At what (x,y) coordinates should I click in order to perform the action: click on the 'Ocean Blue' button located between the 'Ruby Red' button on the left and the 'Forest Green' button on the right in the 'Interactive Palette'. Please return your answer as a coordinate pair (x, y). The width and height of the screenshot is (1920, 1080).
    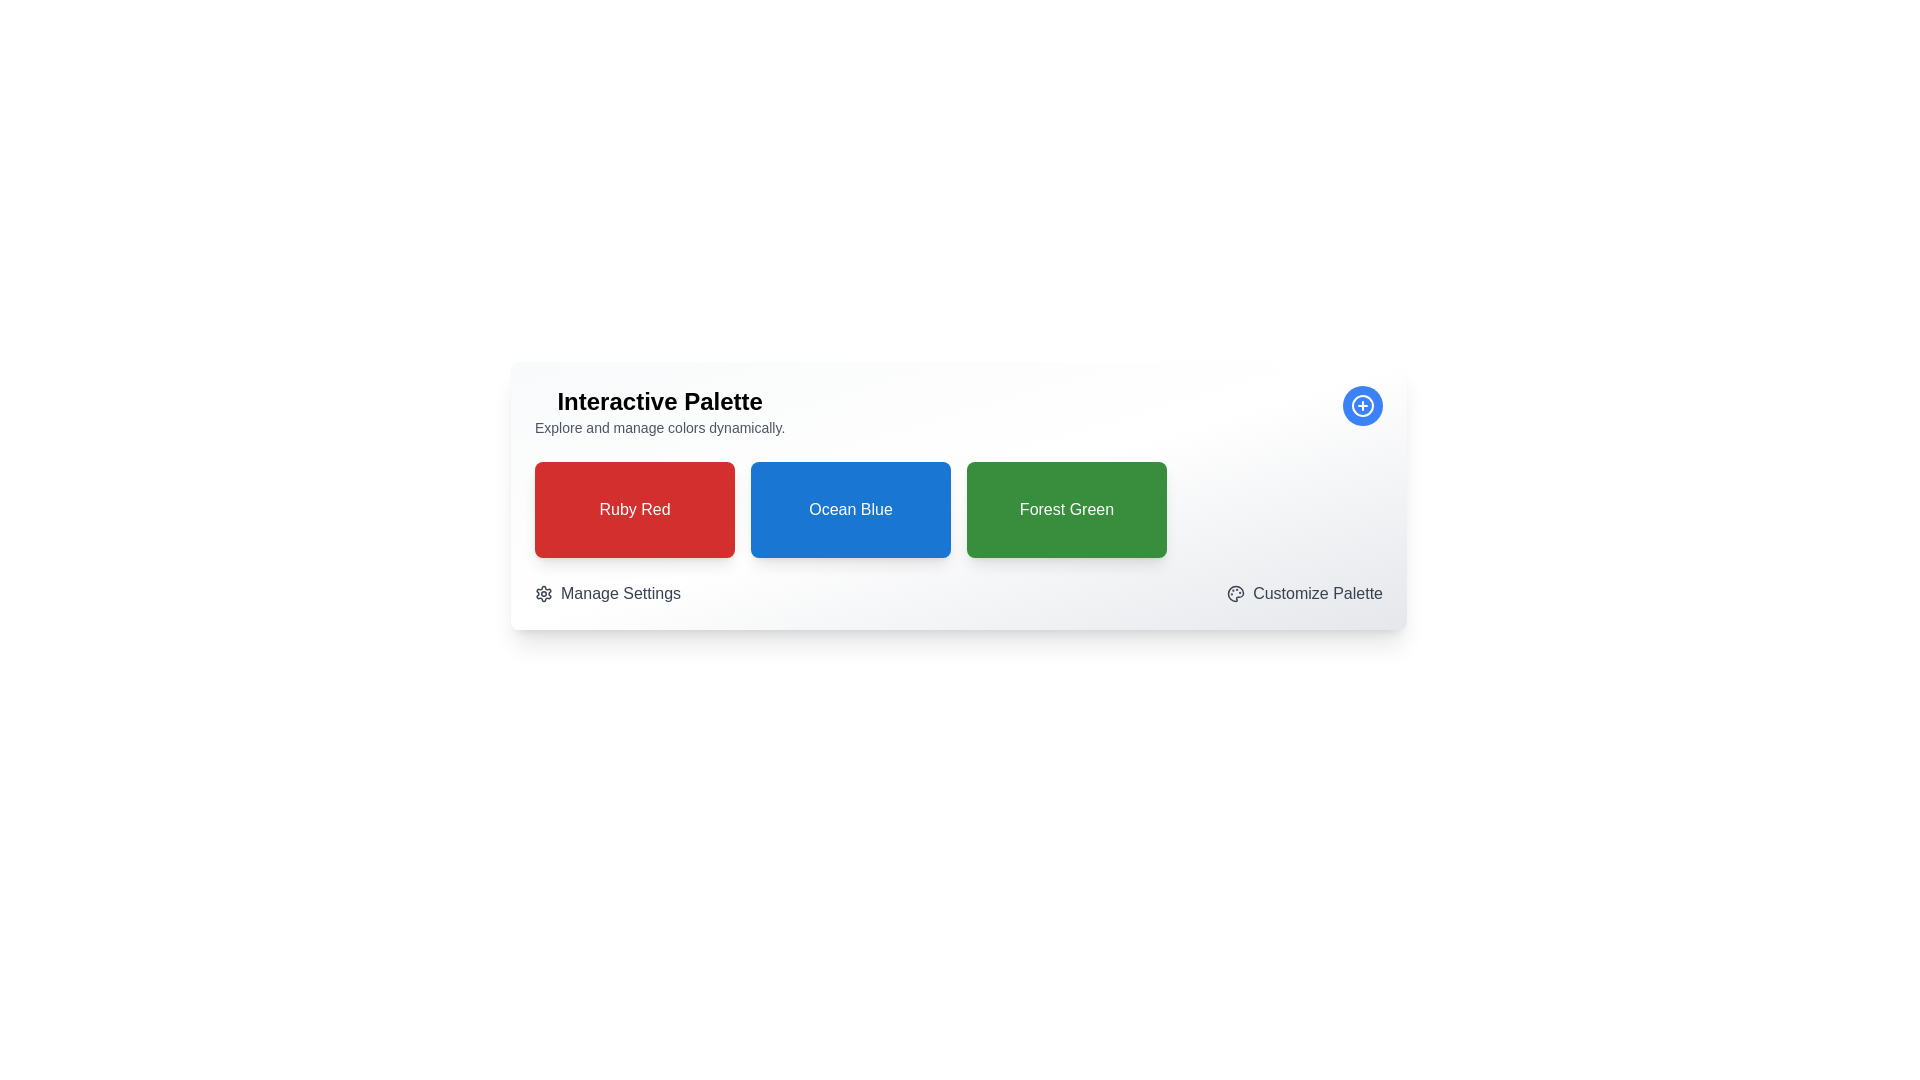
    Looking at the image, I should click on (850, 508).